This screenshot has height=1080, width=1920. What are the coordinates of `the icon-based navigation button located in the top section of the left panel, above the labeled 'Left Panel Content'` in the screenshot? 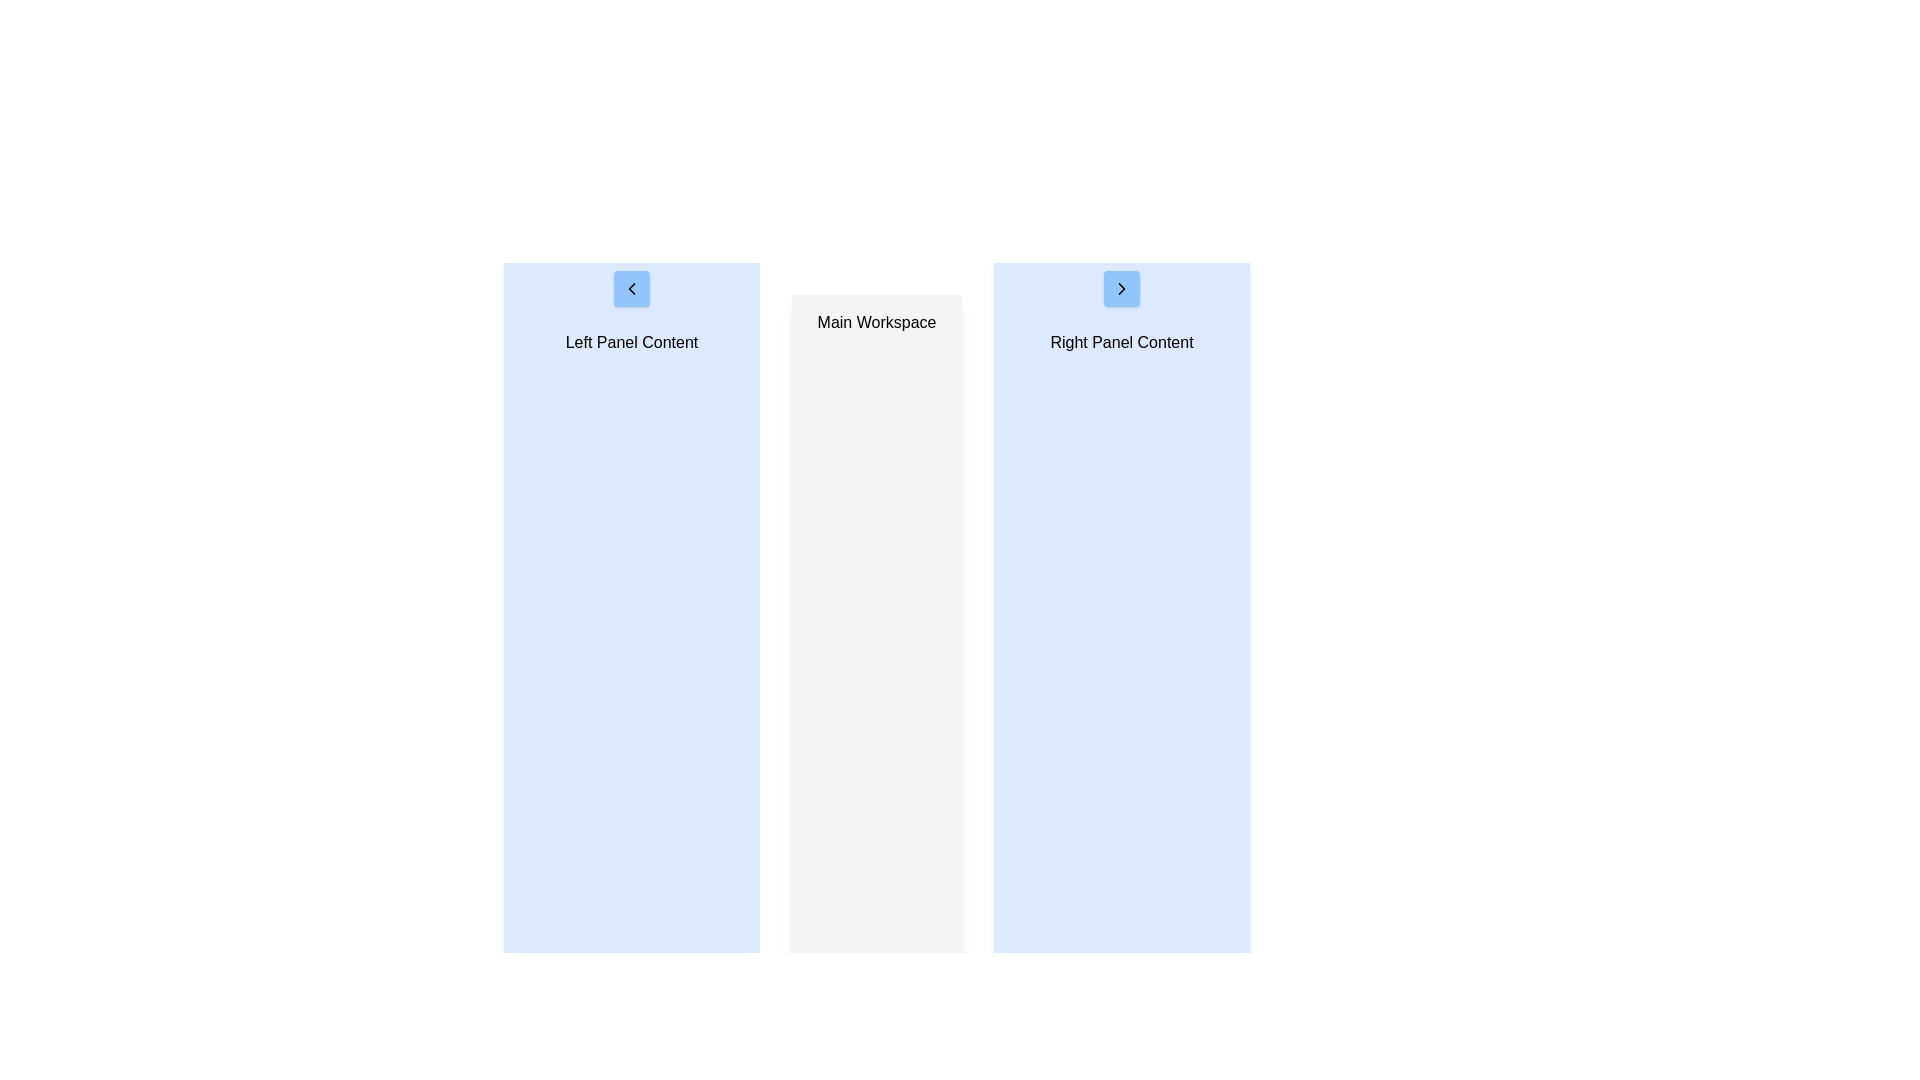 It's located at (631, 289).